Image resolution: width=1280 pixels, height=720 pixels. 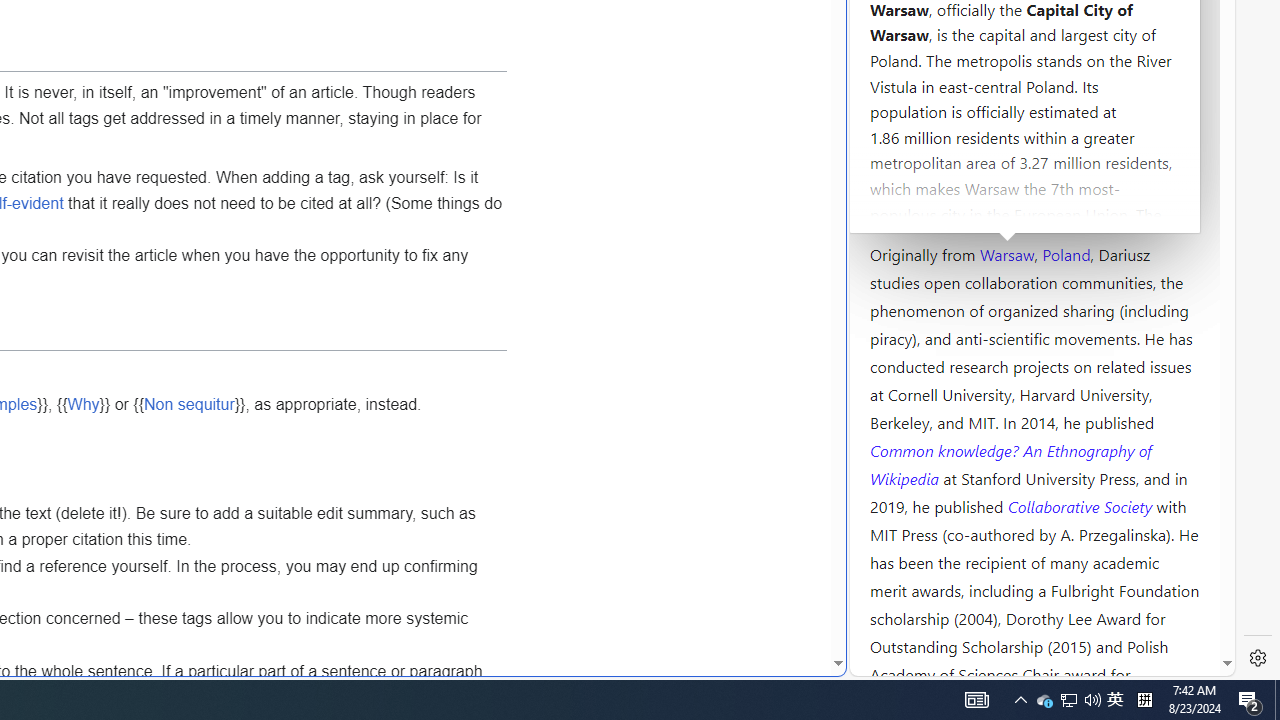 What do you see at coordinates (1010, 464) in the screenshot?
I see `'Common knowledge? An Ethnography of Wikipedia'` at bounding box center [1010, 464].